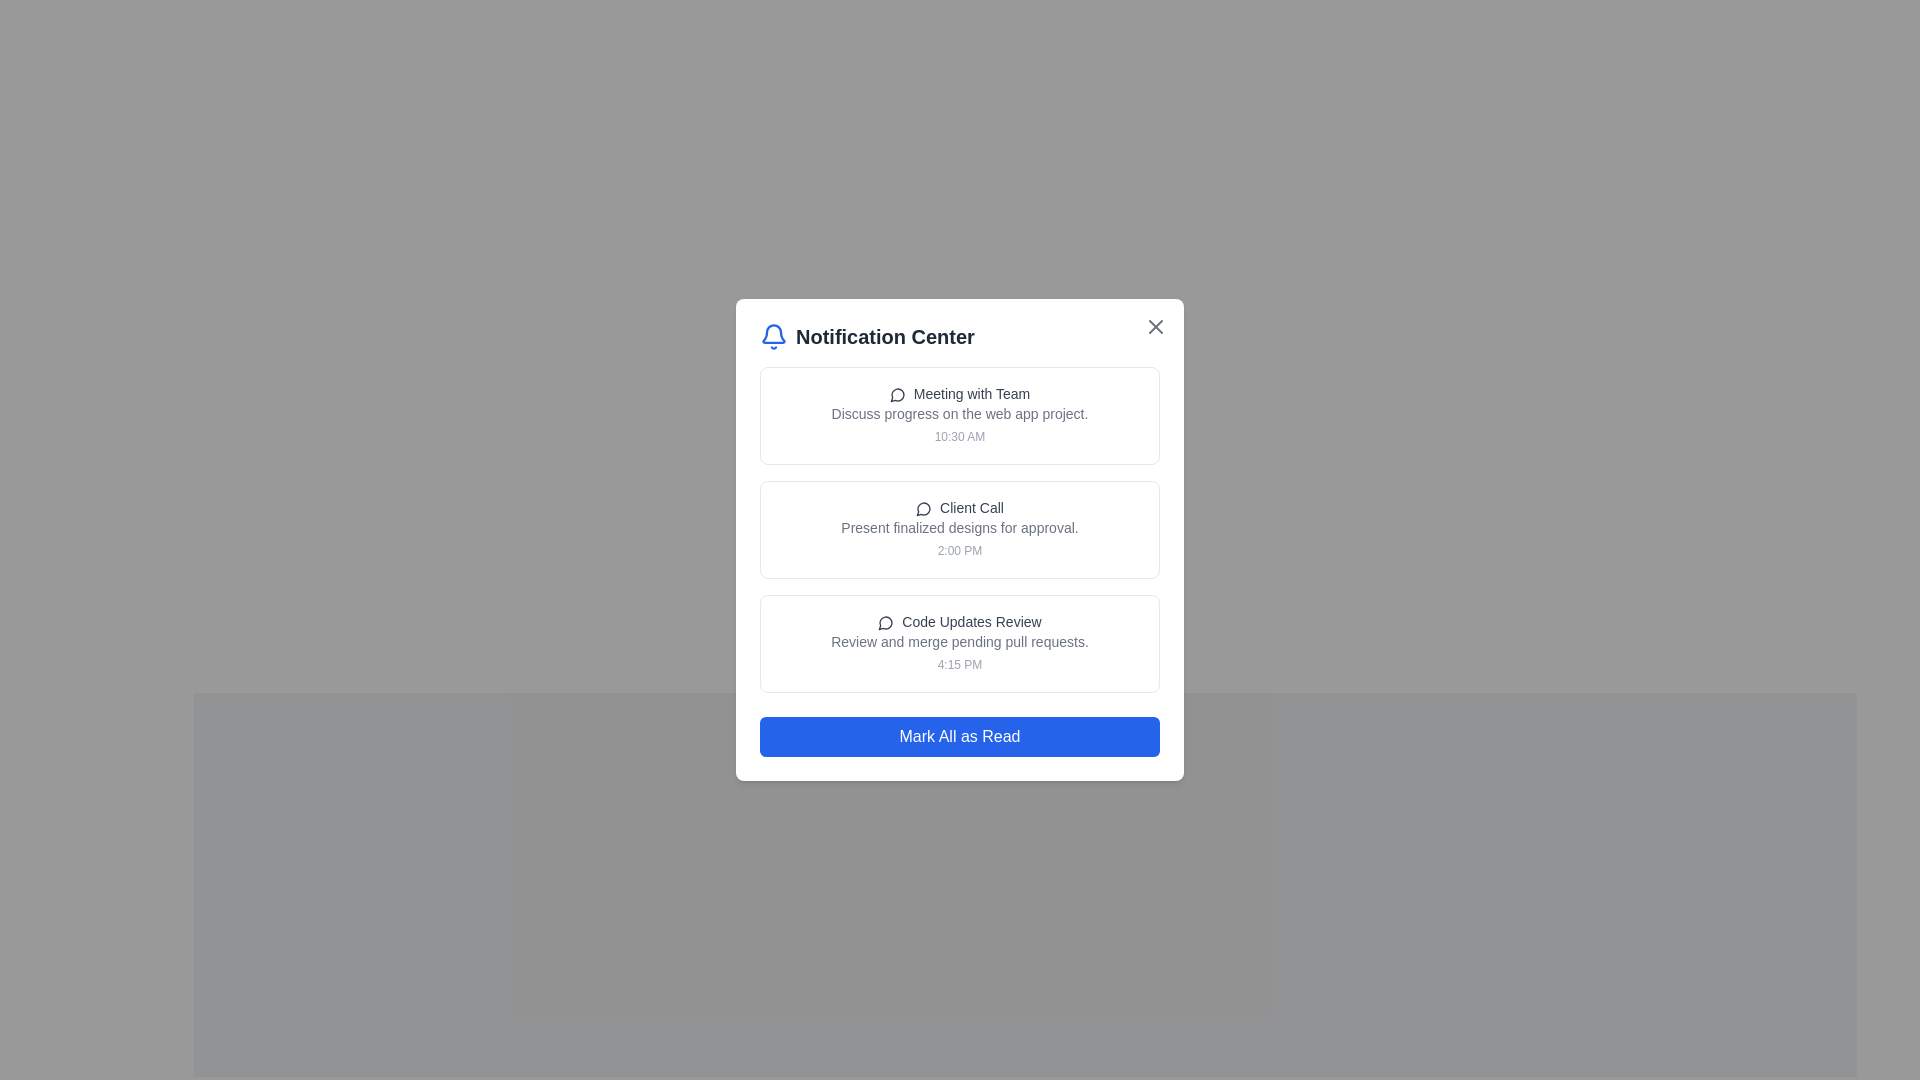 This screenshot has height=1080, width=1920. What do you see at coordinates (960, 415) in the screenshot?
I see `contents of the first Notification card in the Notification Center, which displays details about a scheduled meeting` at bounding box center [960, 415].